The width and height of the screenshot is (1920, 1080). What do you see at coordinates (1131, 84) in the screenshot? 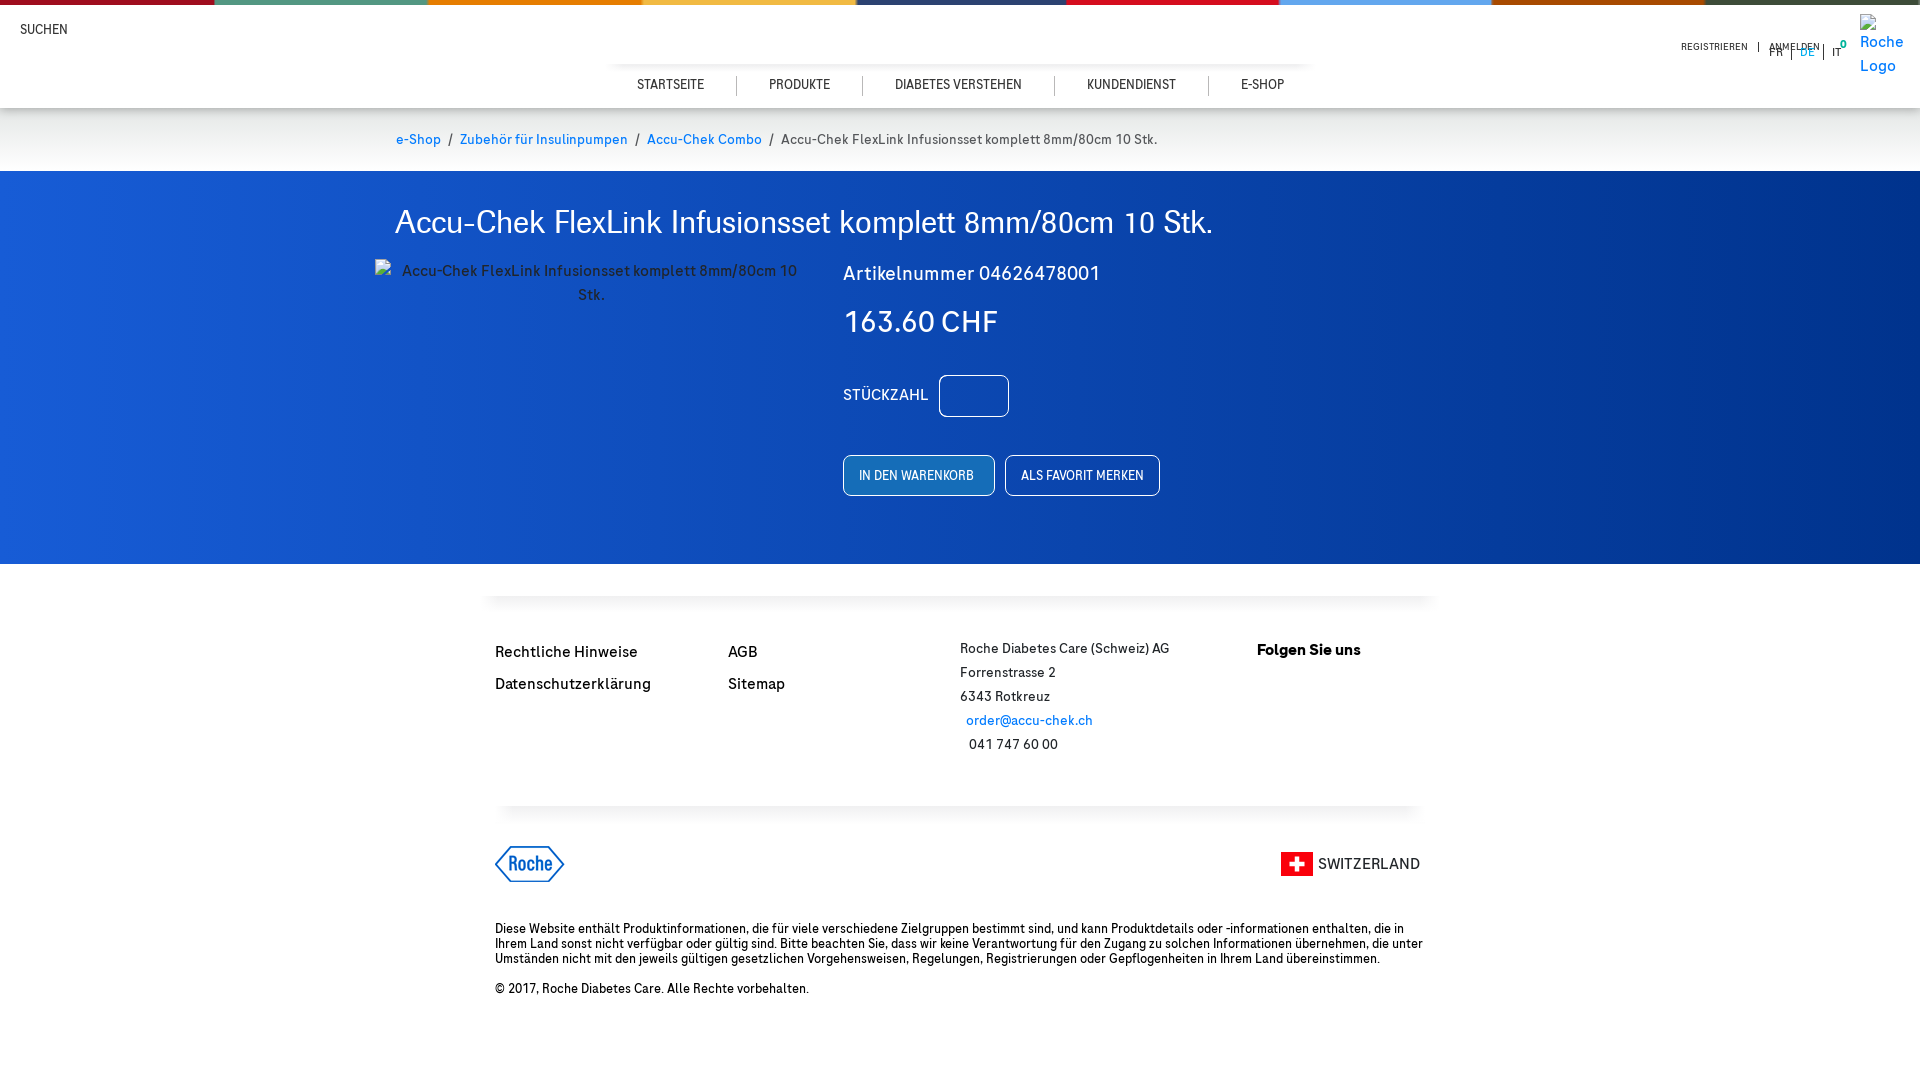
I see `'KUNDENDIENST'` at bounding box center [1131, 84].